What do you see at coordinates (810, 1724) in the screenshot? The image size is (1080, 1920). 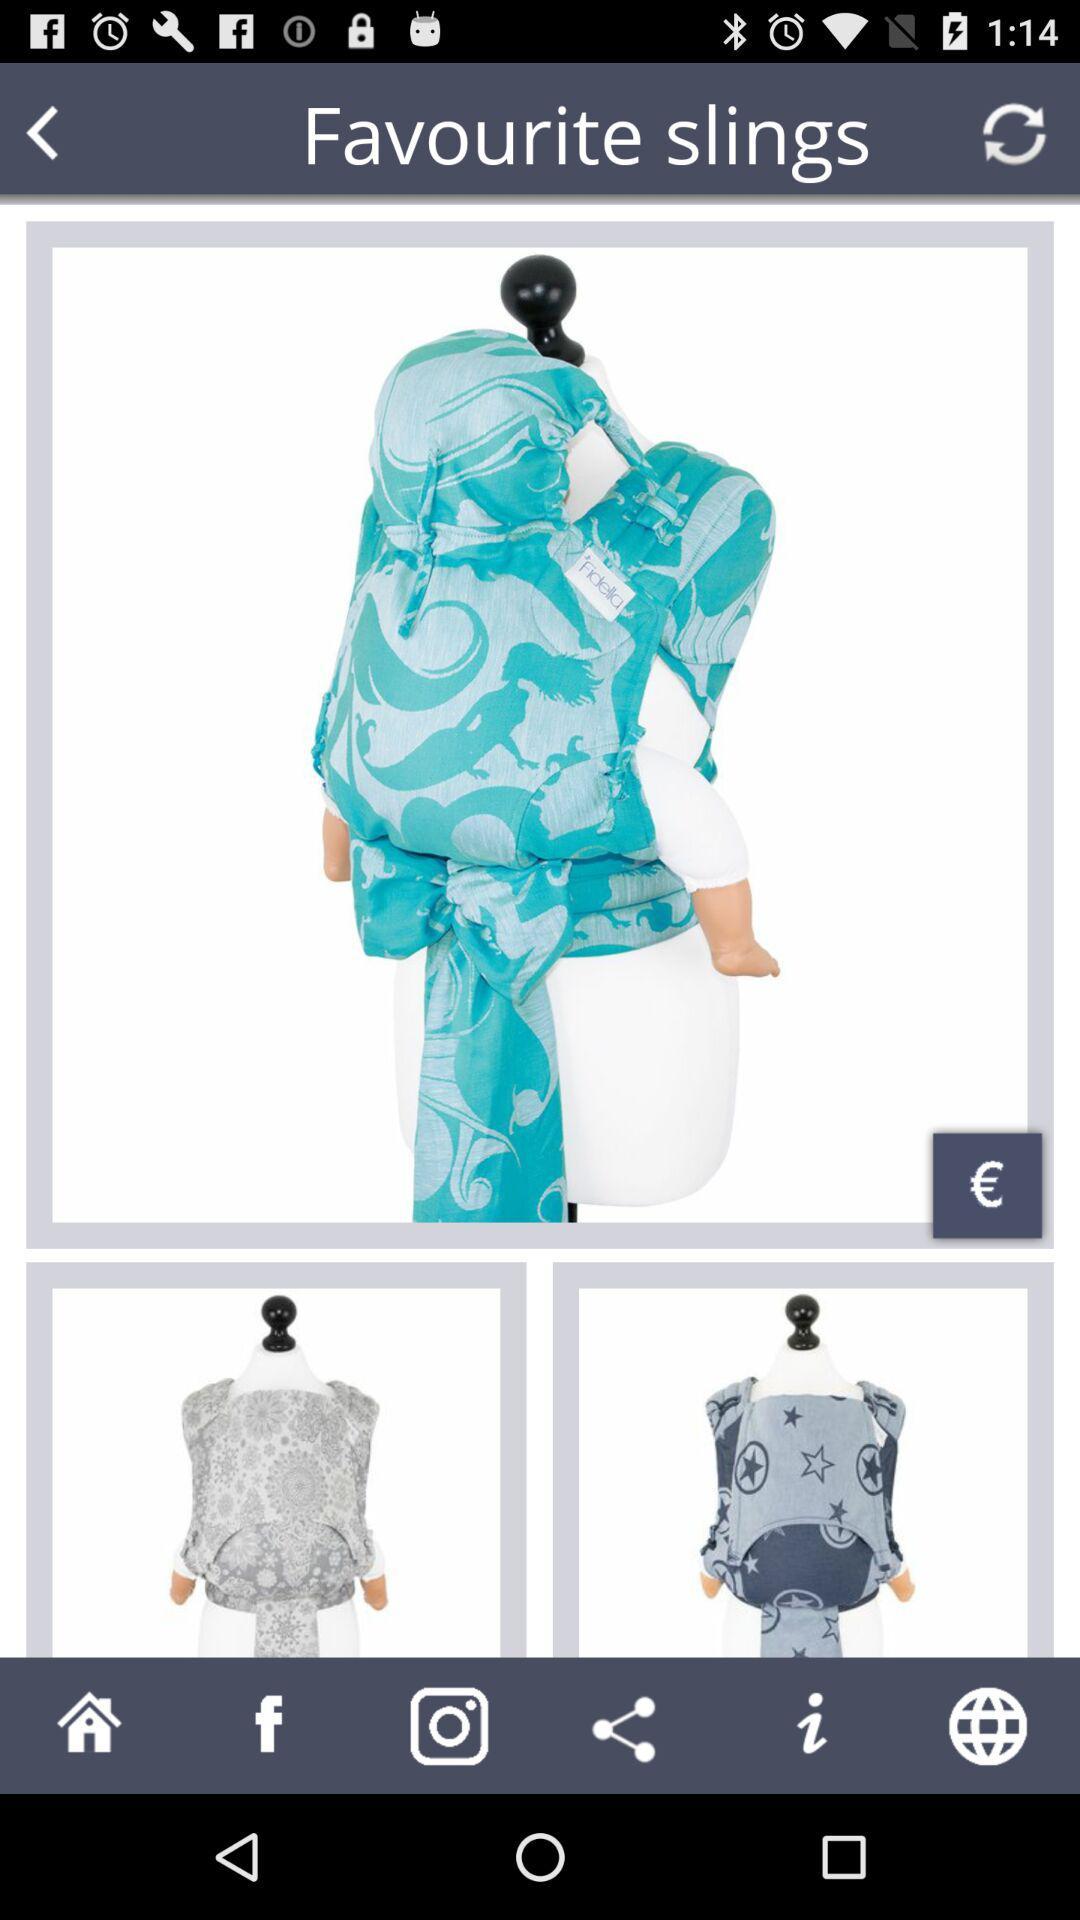 I see `shows information` at bounding box center [810, 1724].